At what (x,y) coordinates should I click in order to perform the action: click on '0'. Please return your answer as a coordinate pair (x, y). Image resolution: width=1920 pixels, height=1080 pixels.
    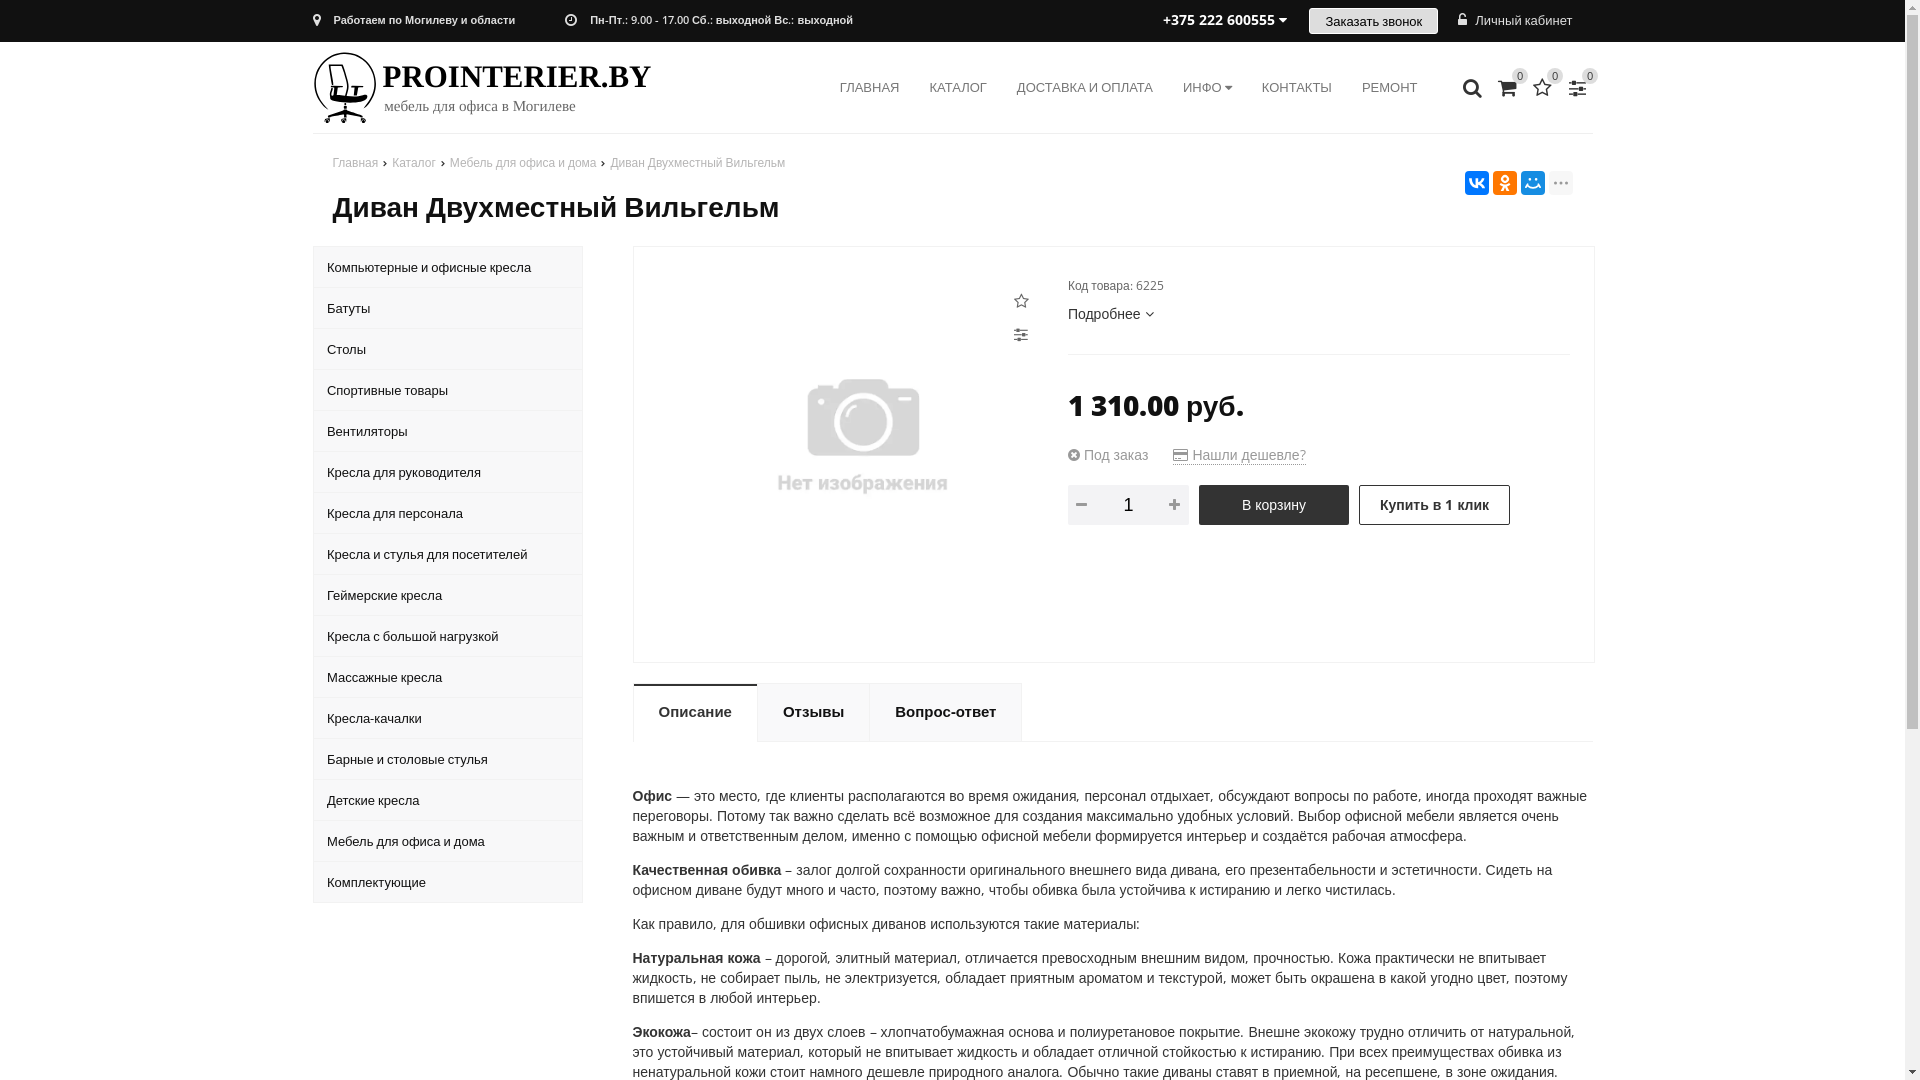
    Looking at the image, I should click on (1560, 86).